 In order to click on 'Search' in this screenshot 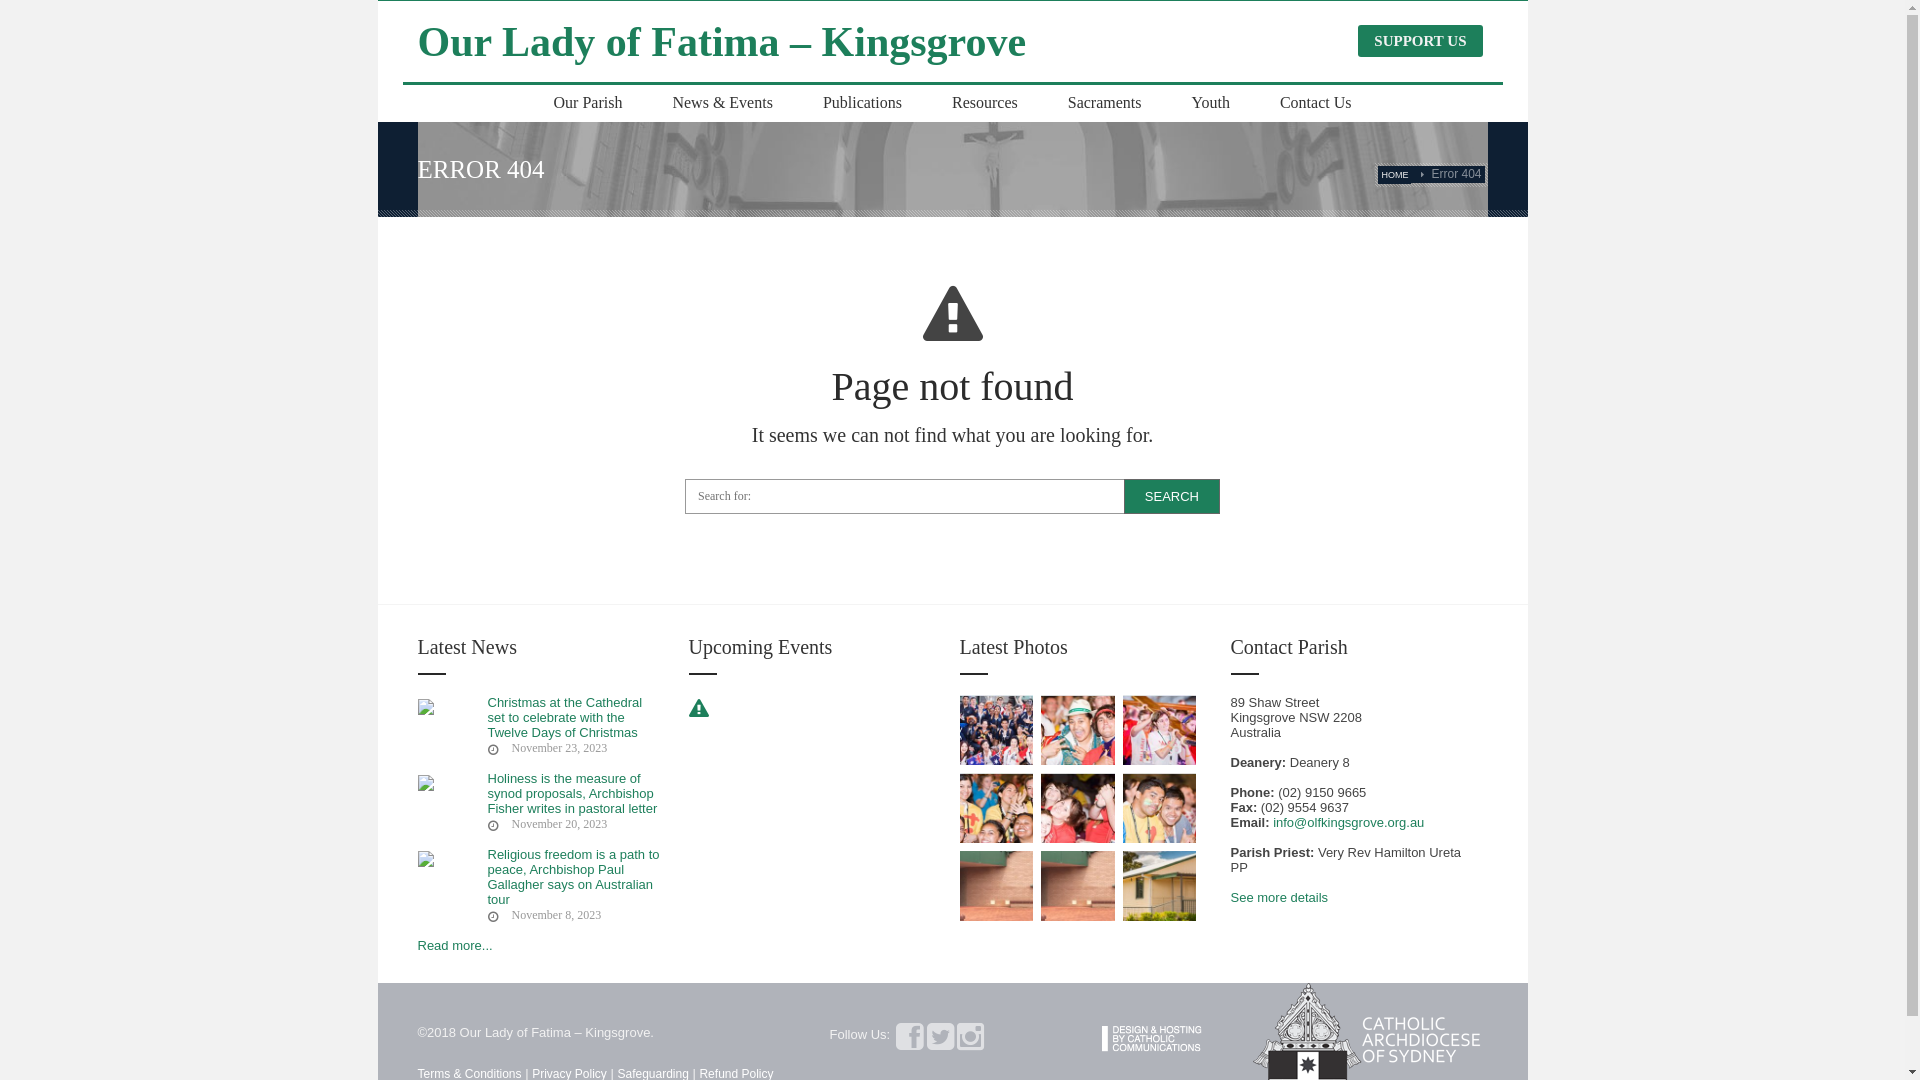, I will do `click(1171, 495)`.